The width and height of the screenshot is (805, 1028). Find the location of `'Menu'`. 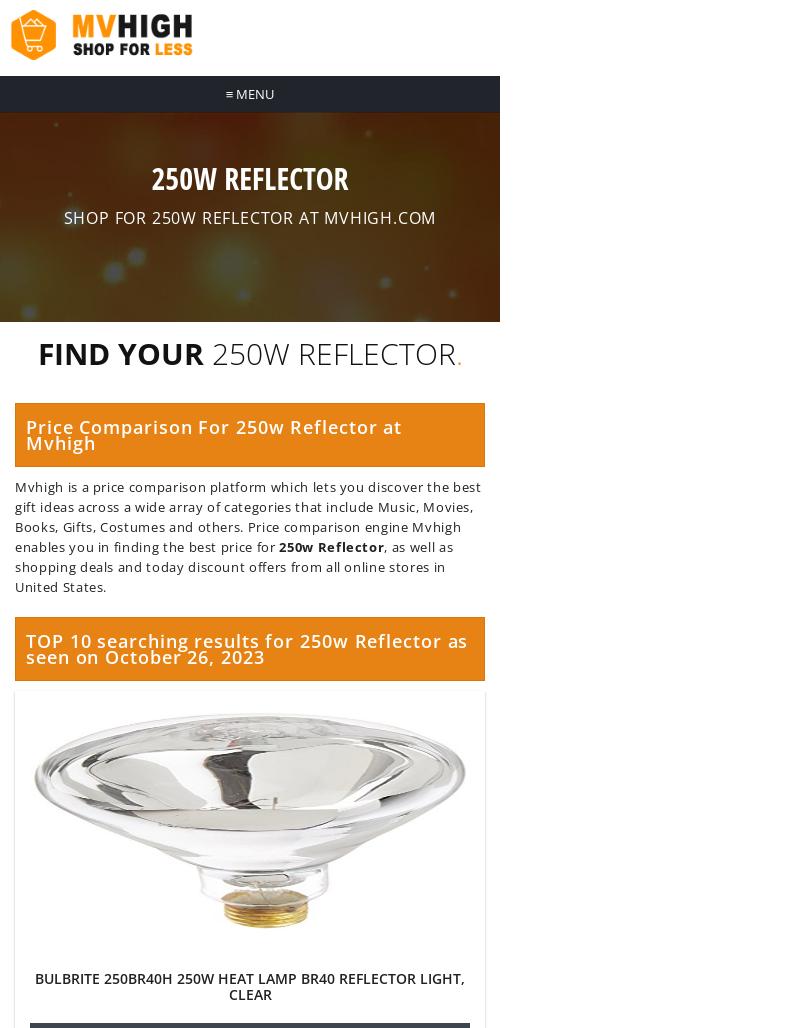

'Menu' is located at coordinates (253, 92).